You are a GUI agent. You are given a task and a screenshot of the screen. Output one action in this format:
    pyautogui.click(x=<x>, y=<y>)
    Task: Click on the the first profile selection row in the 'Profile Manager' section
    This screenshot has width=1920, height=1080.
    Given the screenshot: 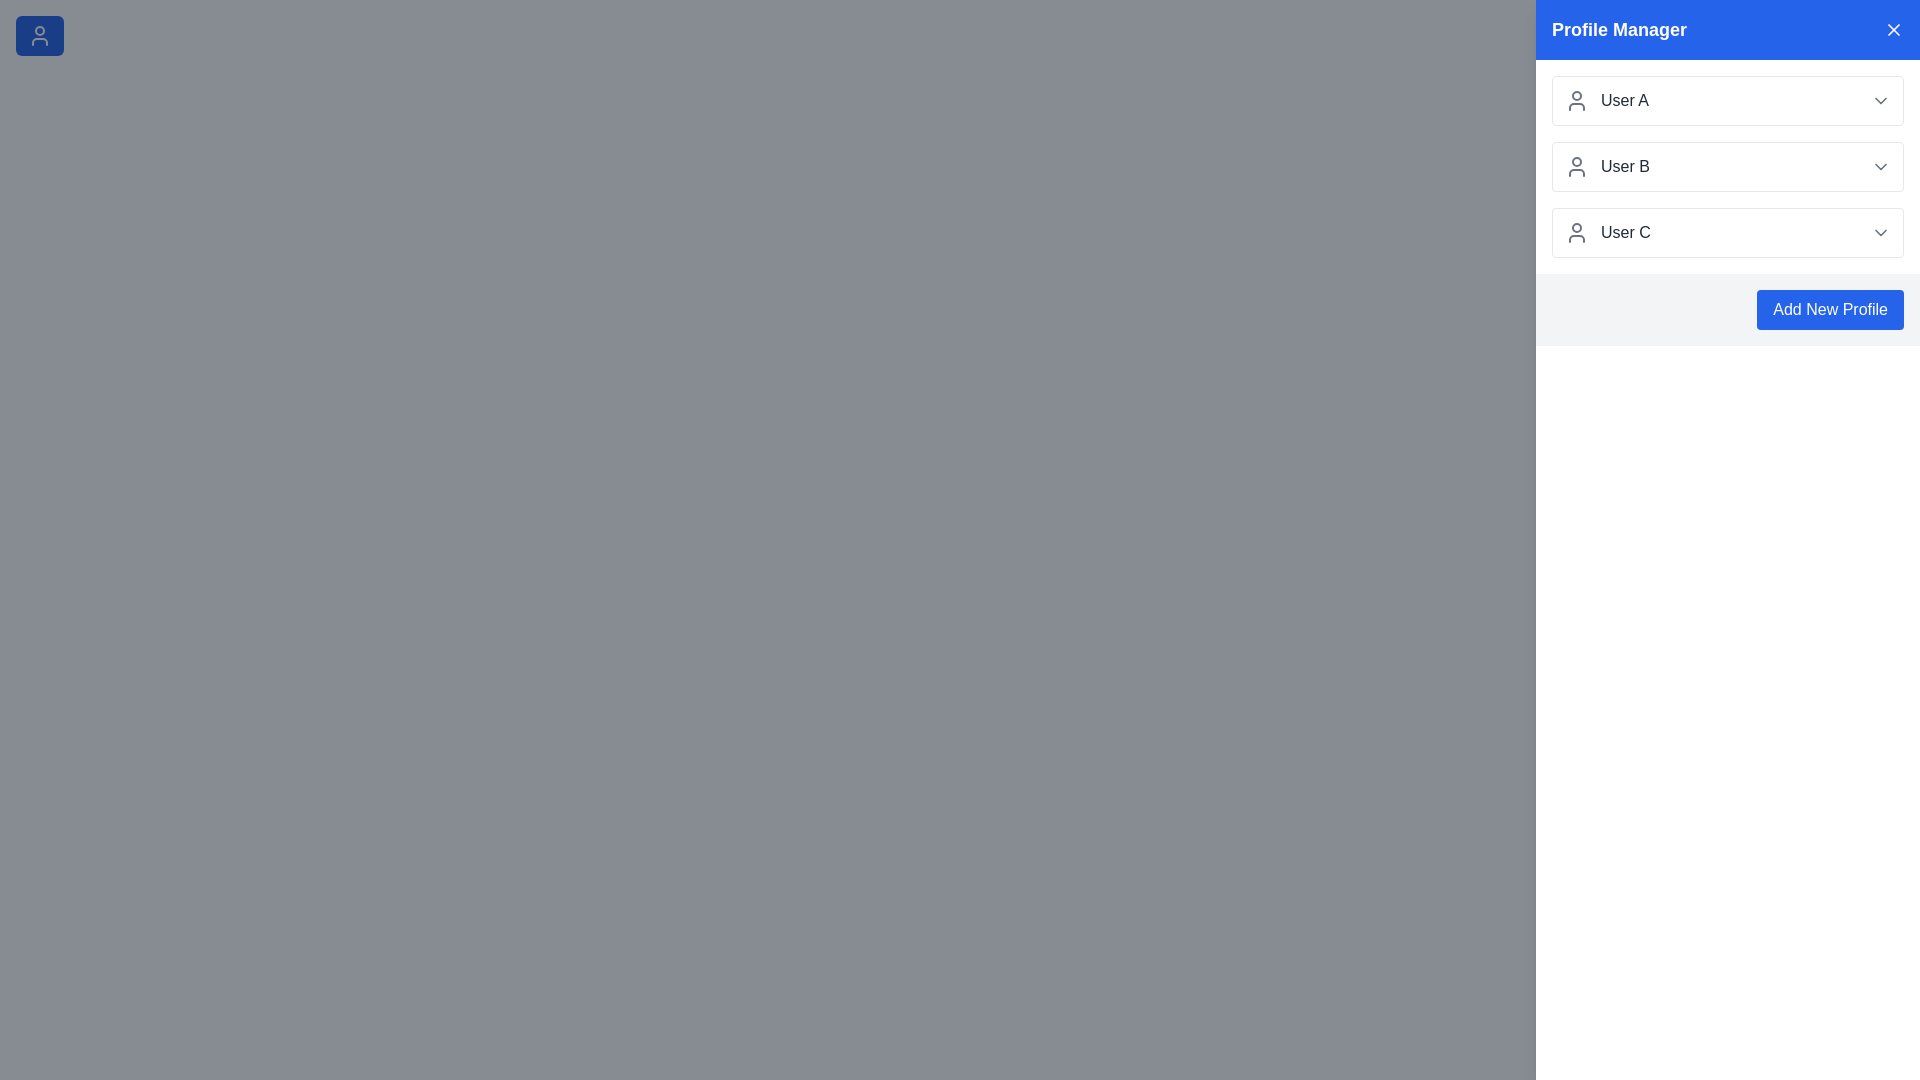 What is the action you would take?
    pyautogui.click(x=1727, y=100)
    